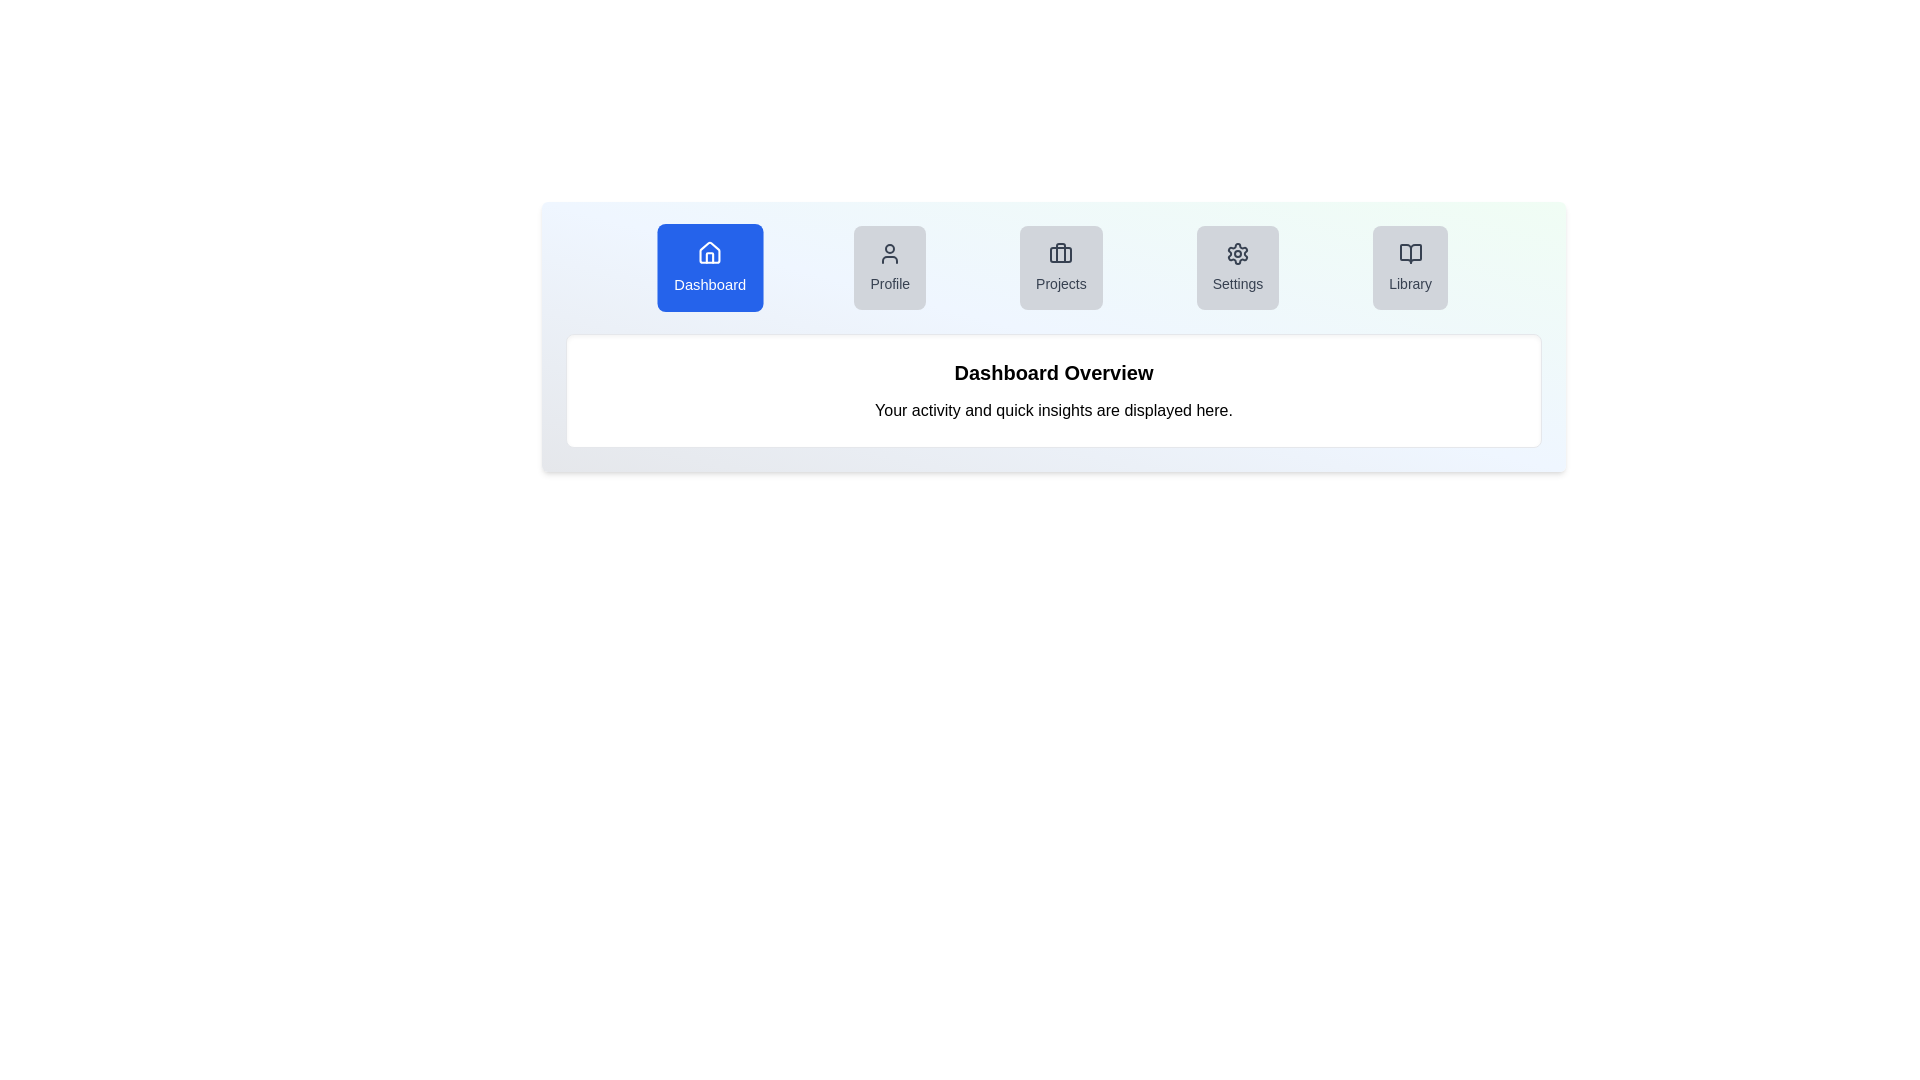 Image resolution: width=1920 pixels, height=1080 pixels. Describe the element at coordinates (710, 266) in the screenshot. I see `the 'Dashboard' button, which is a blue rectangular button with rounded corners, displaying white text and a house icon` at that location.